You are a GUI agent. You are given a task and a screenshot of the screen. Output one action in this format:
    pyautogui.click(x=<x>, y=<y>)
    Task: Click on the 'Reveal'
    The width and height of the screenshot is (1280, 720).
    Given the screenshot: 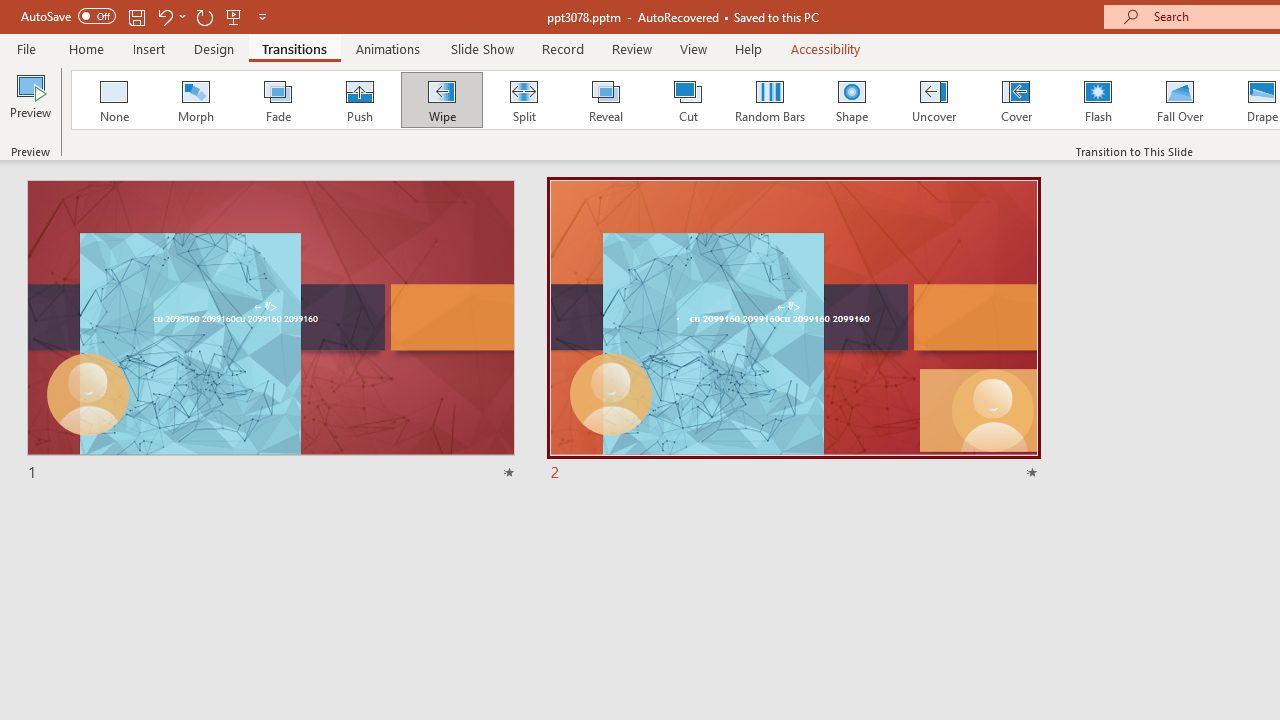 What is the action you would take?
    pyautogui.click(x=604, y=100)
    